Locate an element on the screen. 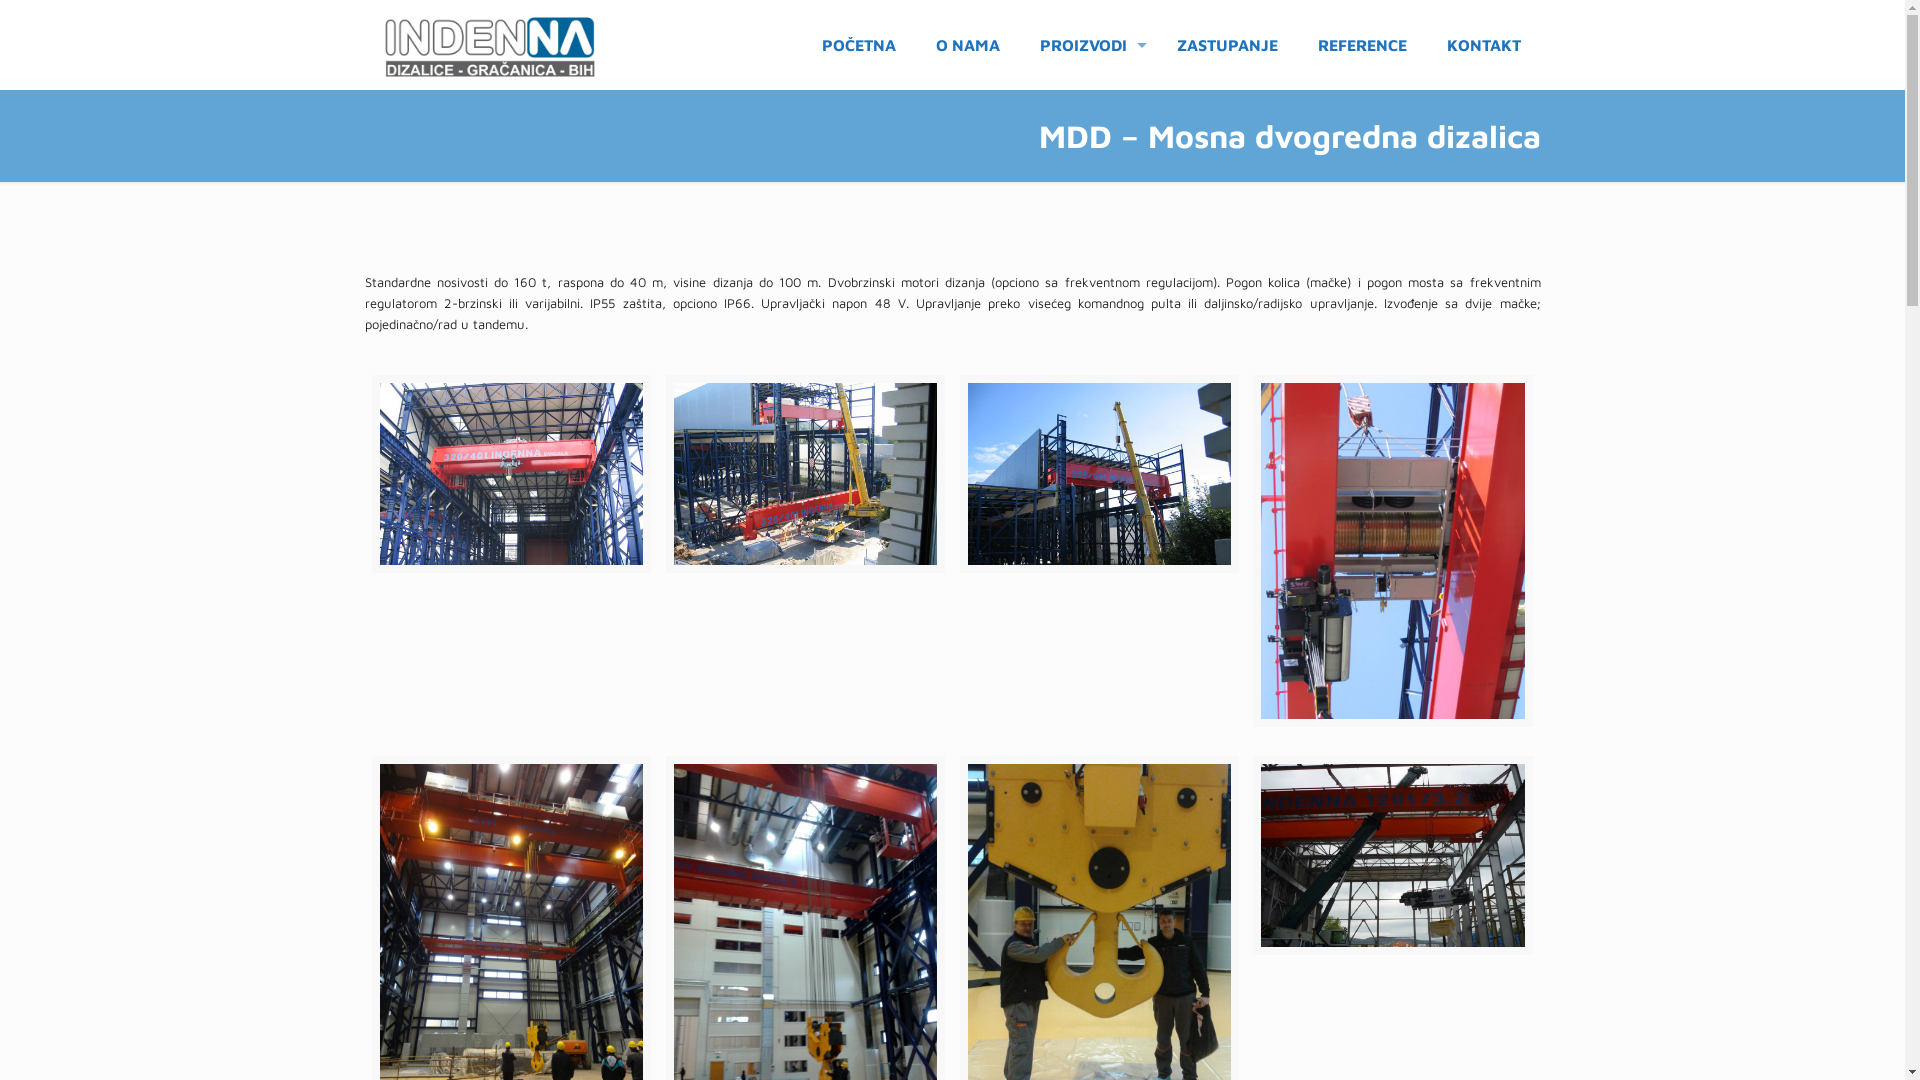 This screenshot has height=1080, width=1920. 'O NAMA' is located at coordinates (968, 45).